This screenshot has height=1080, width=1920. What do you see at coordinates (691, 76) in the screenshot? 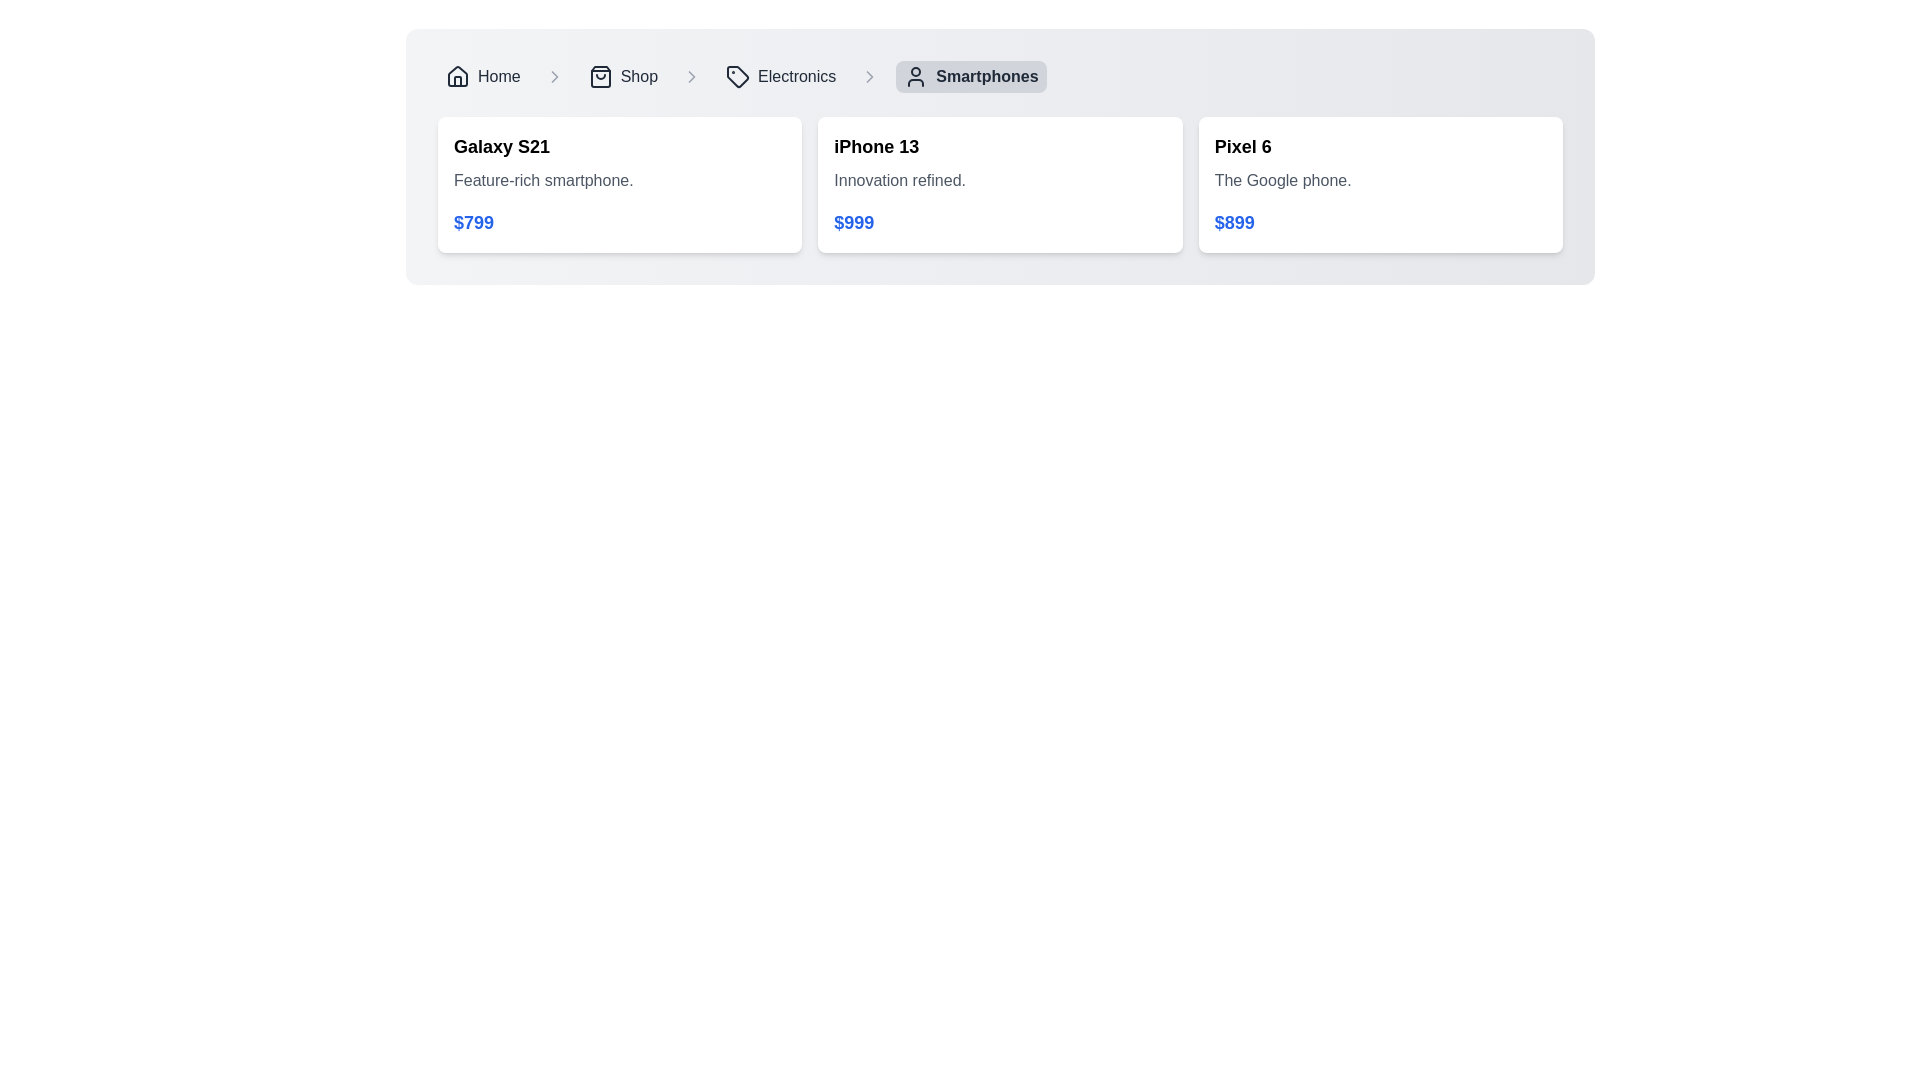
I see `the right-pointing chevron icon in the breadcrumb navigation bar, which serves as a visual separator between breadcrumb segments` at bounding box center [691, 76].